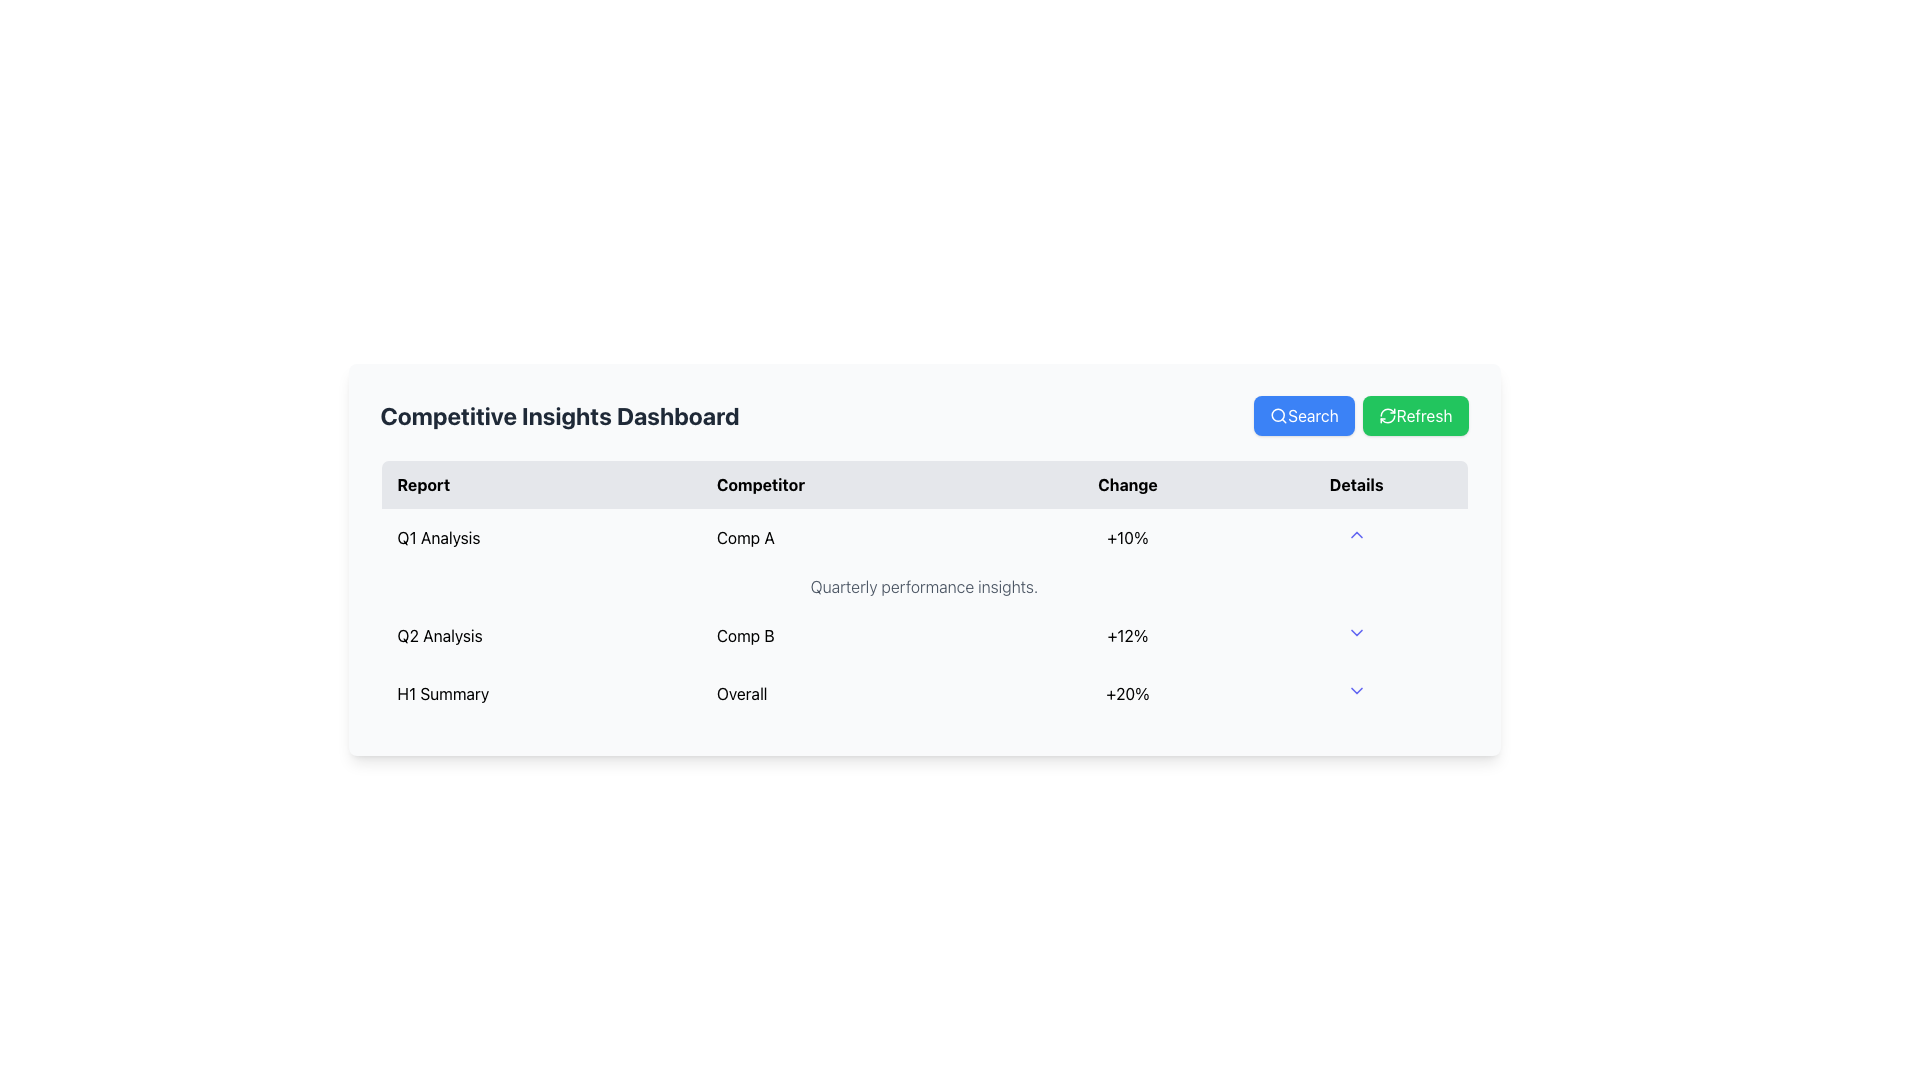 The height and width of the screenshot is (1080, 1920). Describe the element at coordinates (1278, 415) in the screenshot. I see `the magnifying glass icon located inside the blue 'Search' button in the header section` at that location.